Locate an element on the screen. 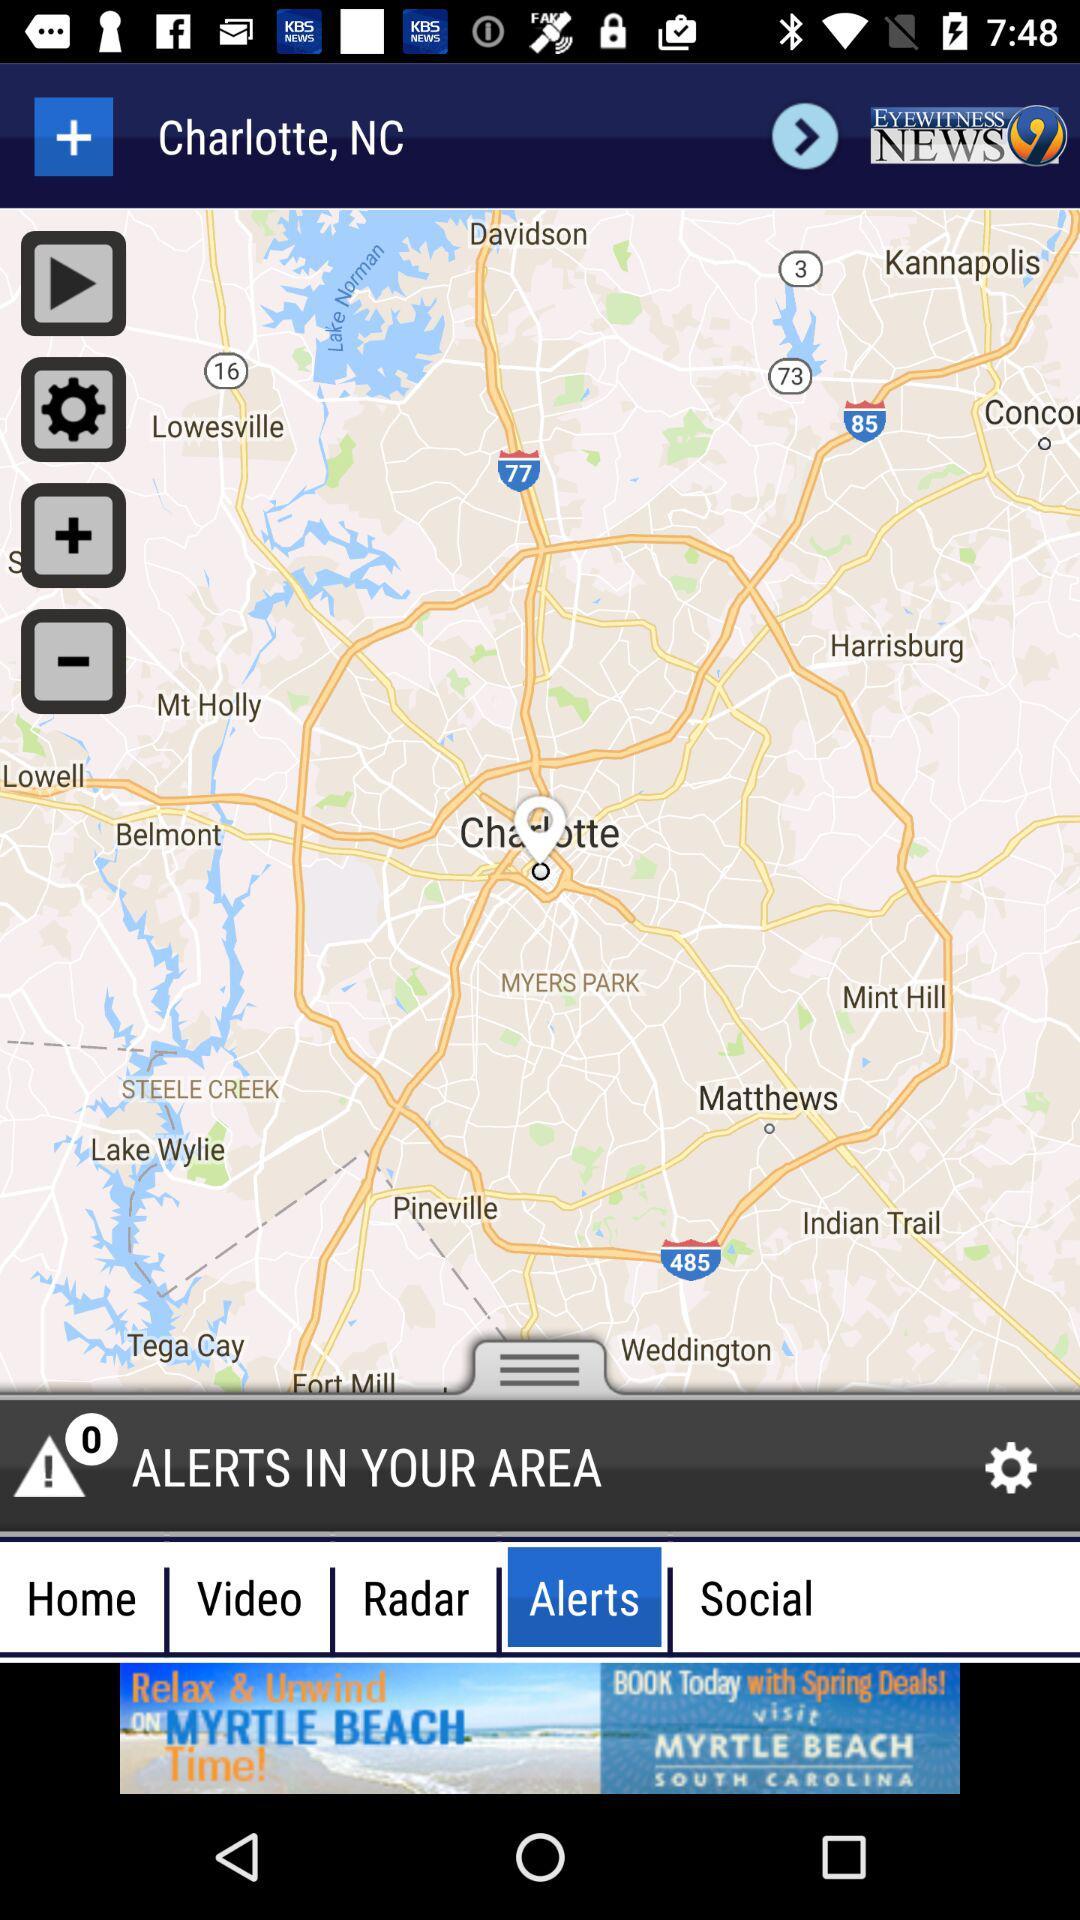 The height and width of the screenshot is (1920, 1080). the add icon is located at coordinates (72, 135).